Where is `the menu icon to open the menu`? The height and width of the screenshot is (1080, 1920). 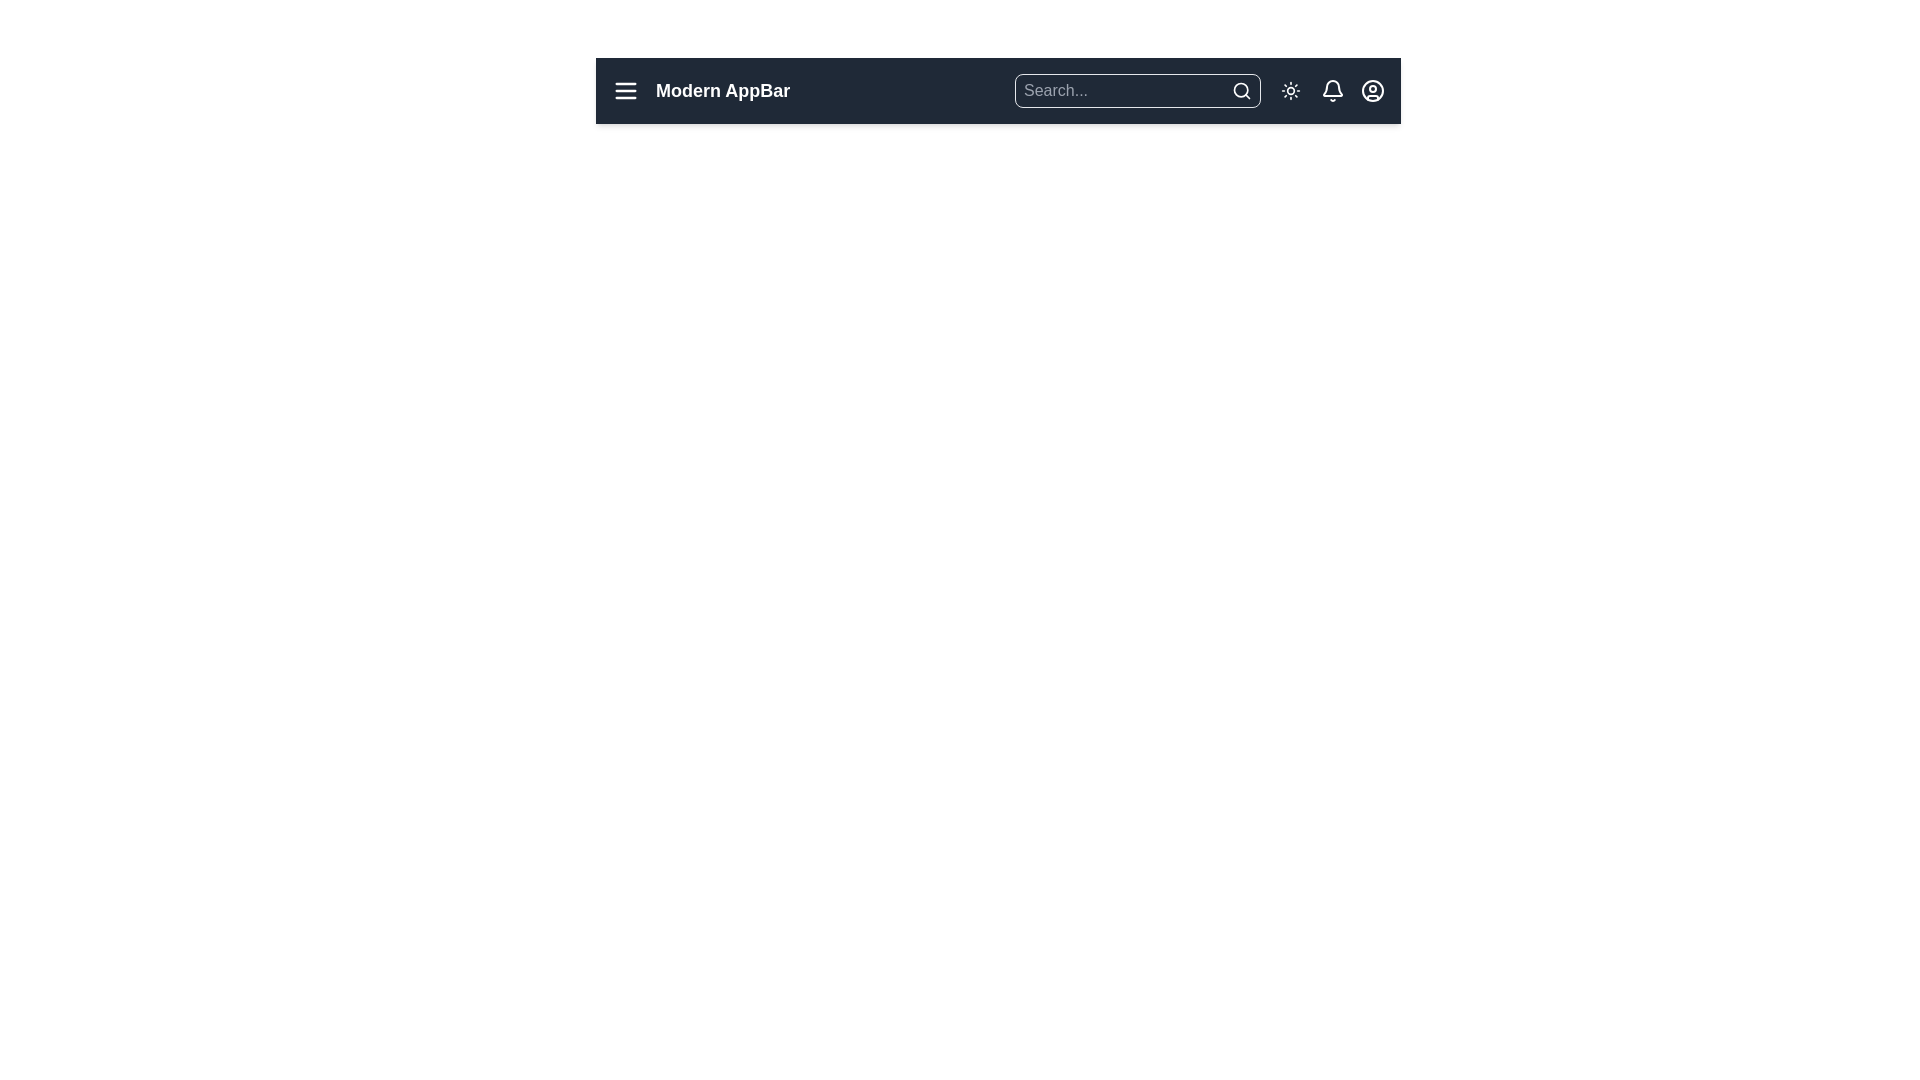 the menu icon to open the menu is located at coordinates (624, 91).